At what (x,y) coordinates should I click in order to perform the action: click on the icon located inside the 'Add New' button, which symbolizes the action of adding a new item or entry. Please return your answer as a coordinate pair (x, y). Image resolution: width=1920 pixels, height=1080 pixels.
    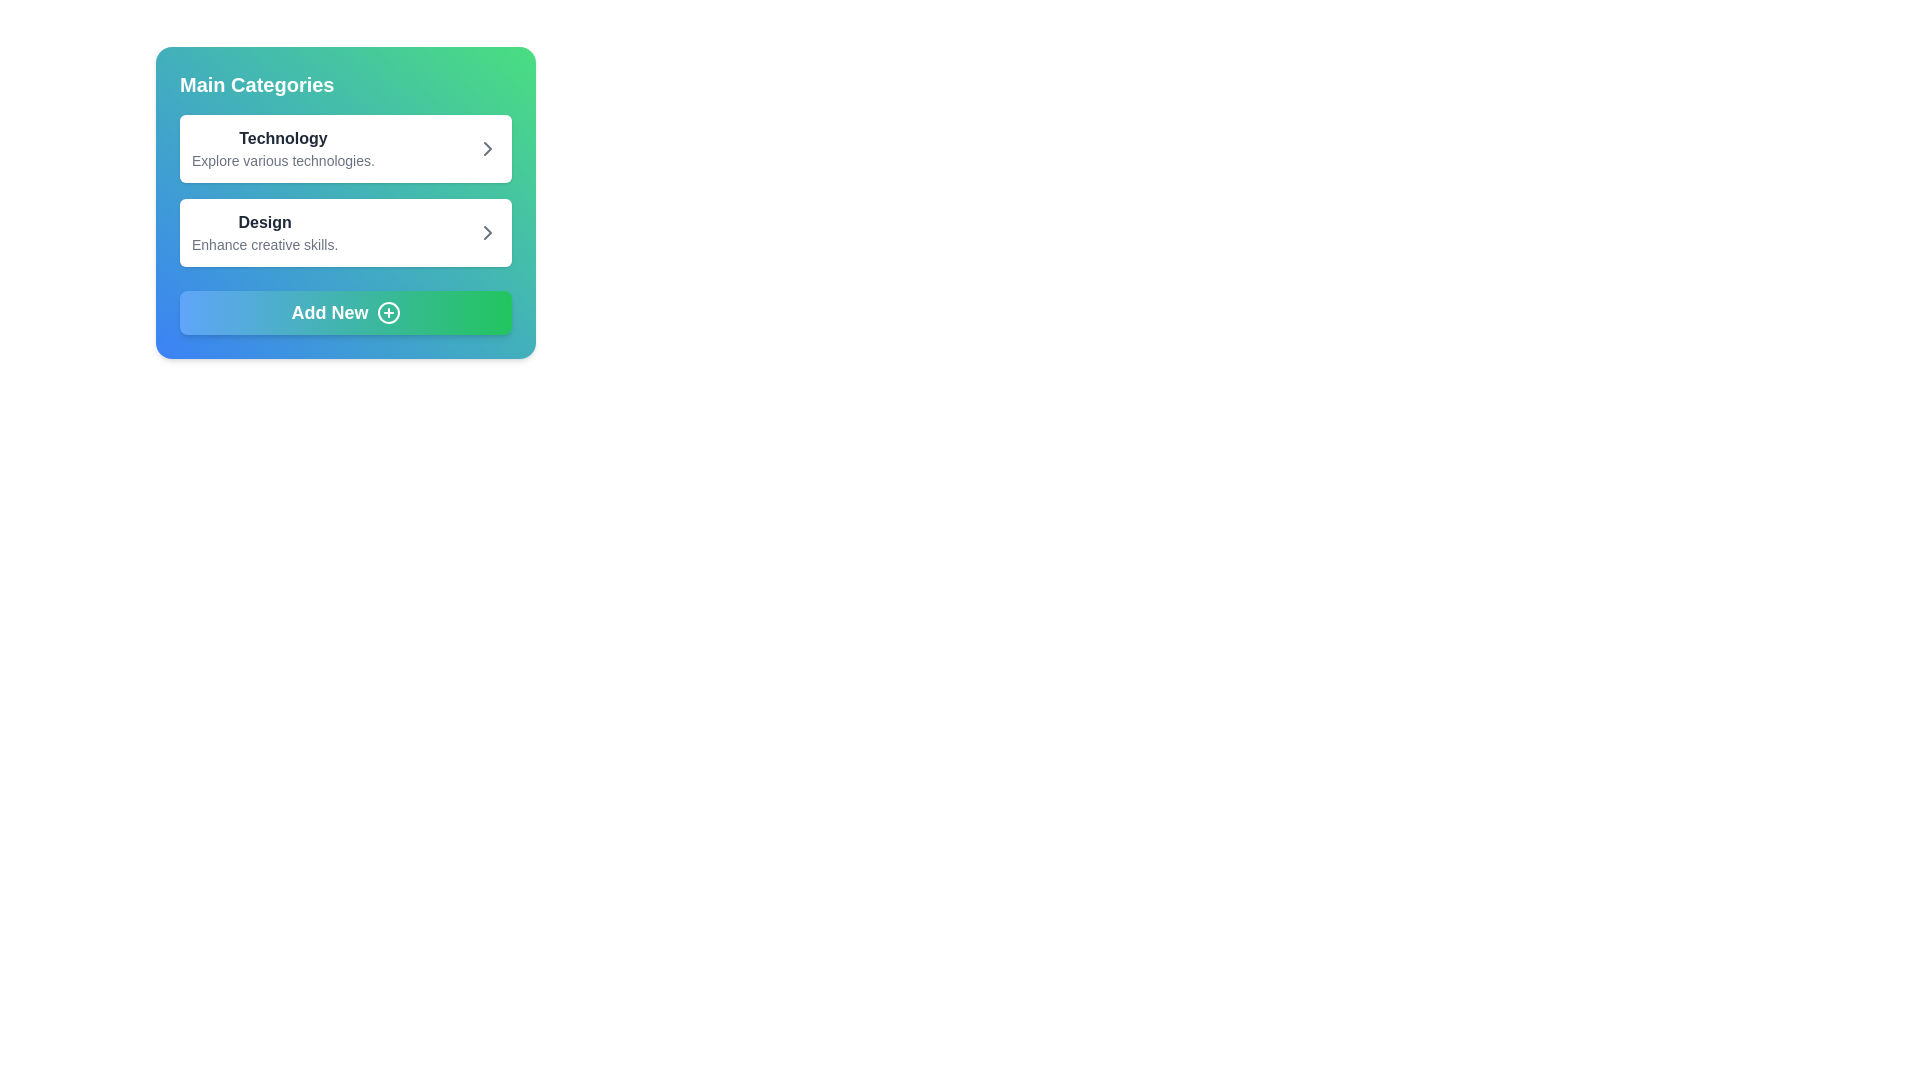
    Looking at the image, I should click on (388, 312).